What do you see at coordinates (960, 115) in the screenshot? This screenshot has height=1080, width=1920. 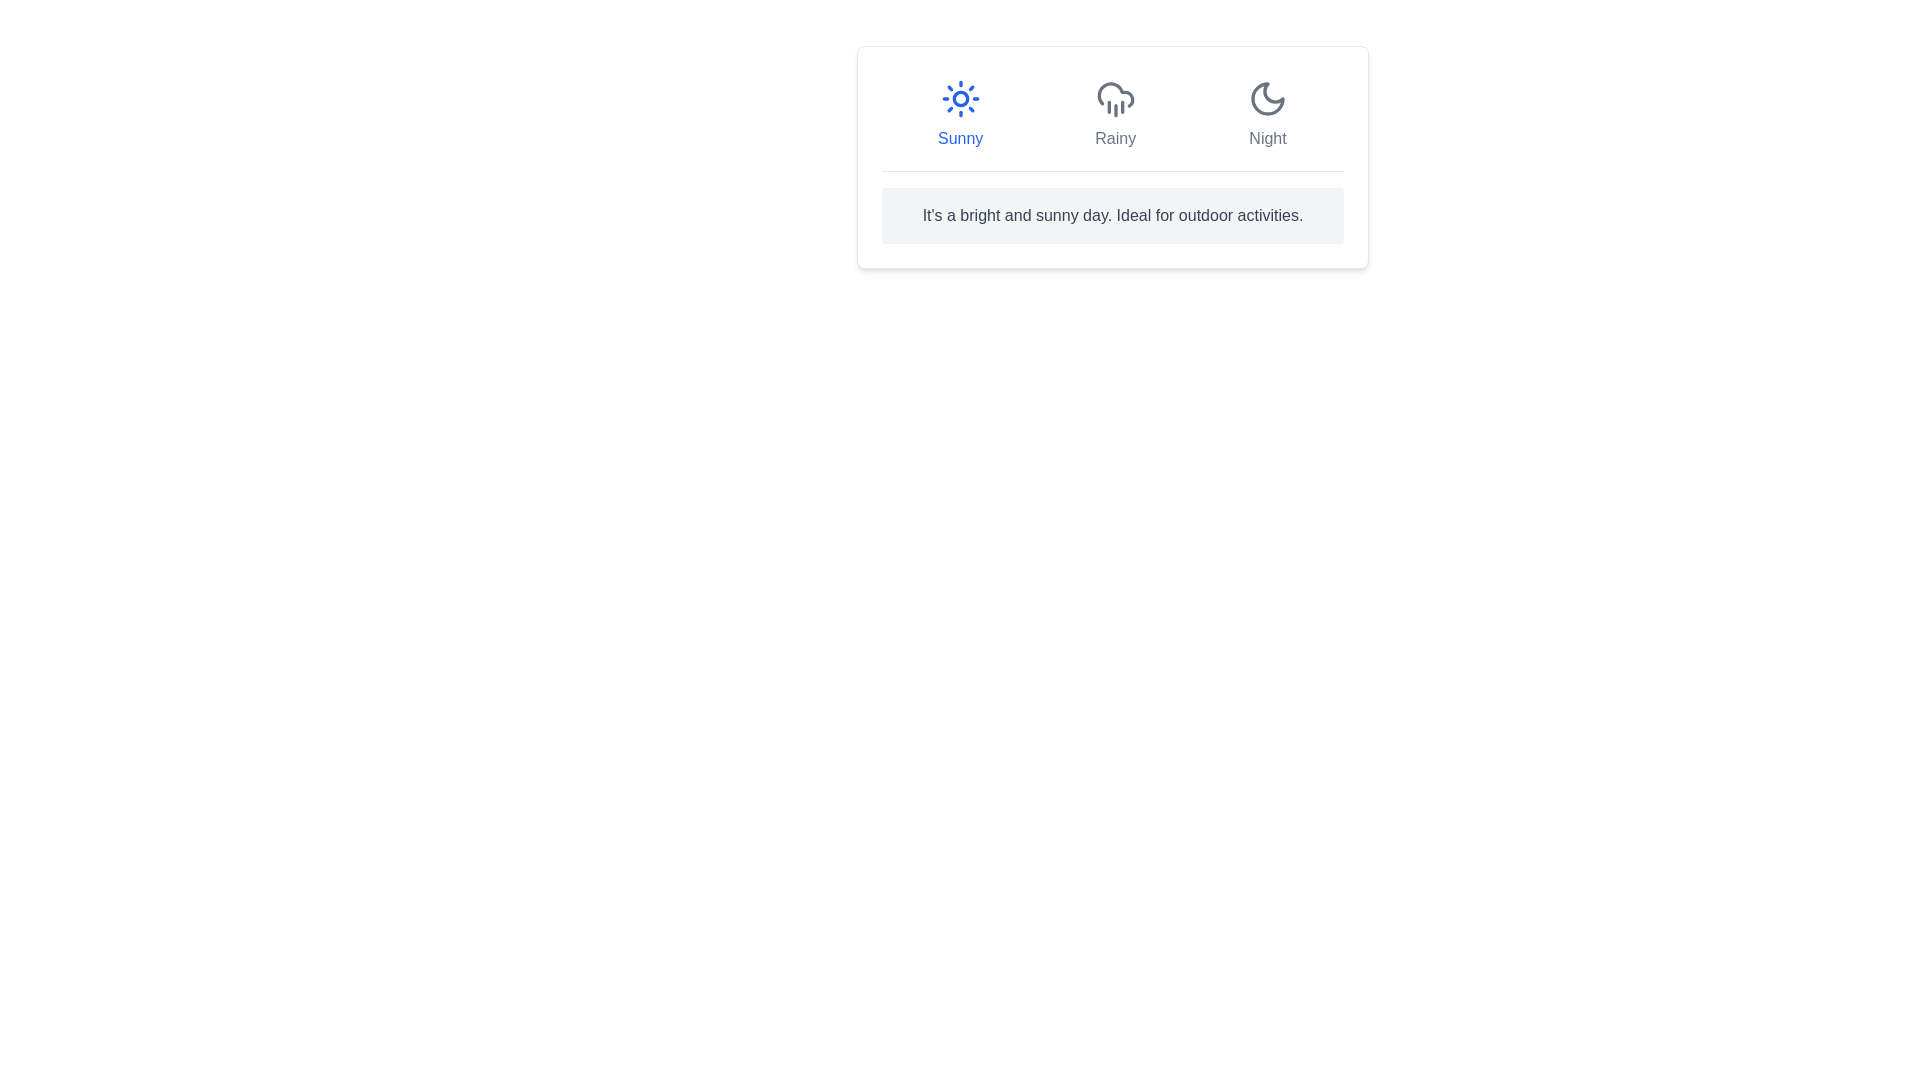 I see `the tab corresponding to Sunny to view its details` at bounding box center [960, 115].